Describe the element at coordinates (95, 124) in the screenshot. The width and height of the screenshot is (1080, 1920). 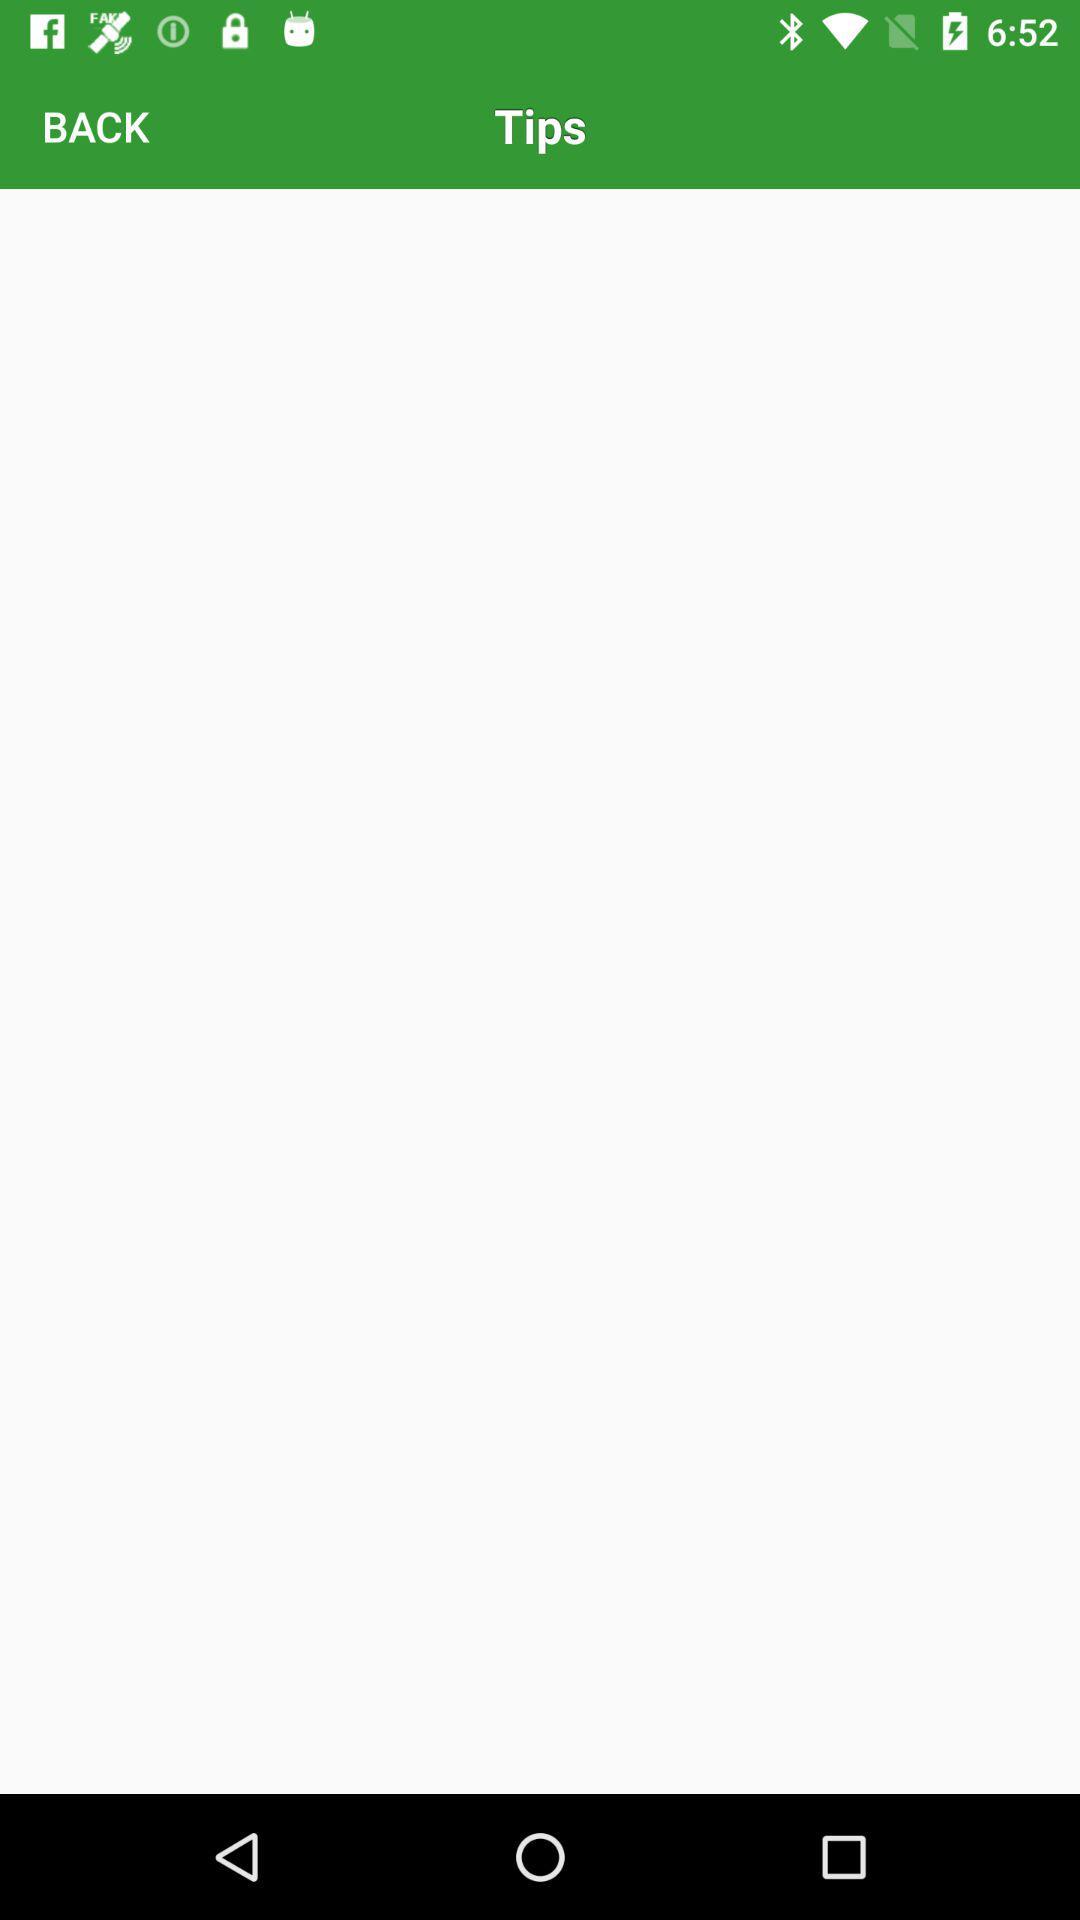
I see `the back` at that location.